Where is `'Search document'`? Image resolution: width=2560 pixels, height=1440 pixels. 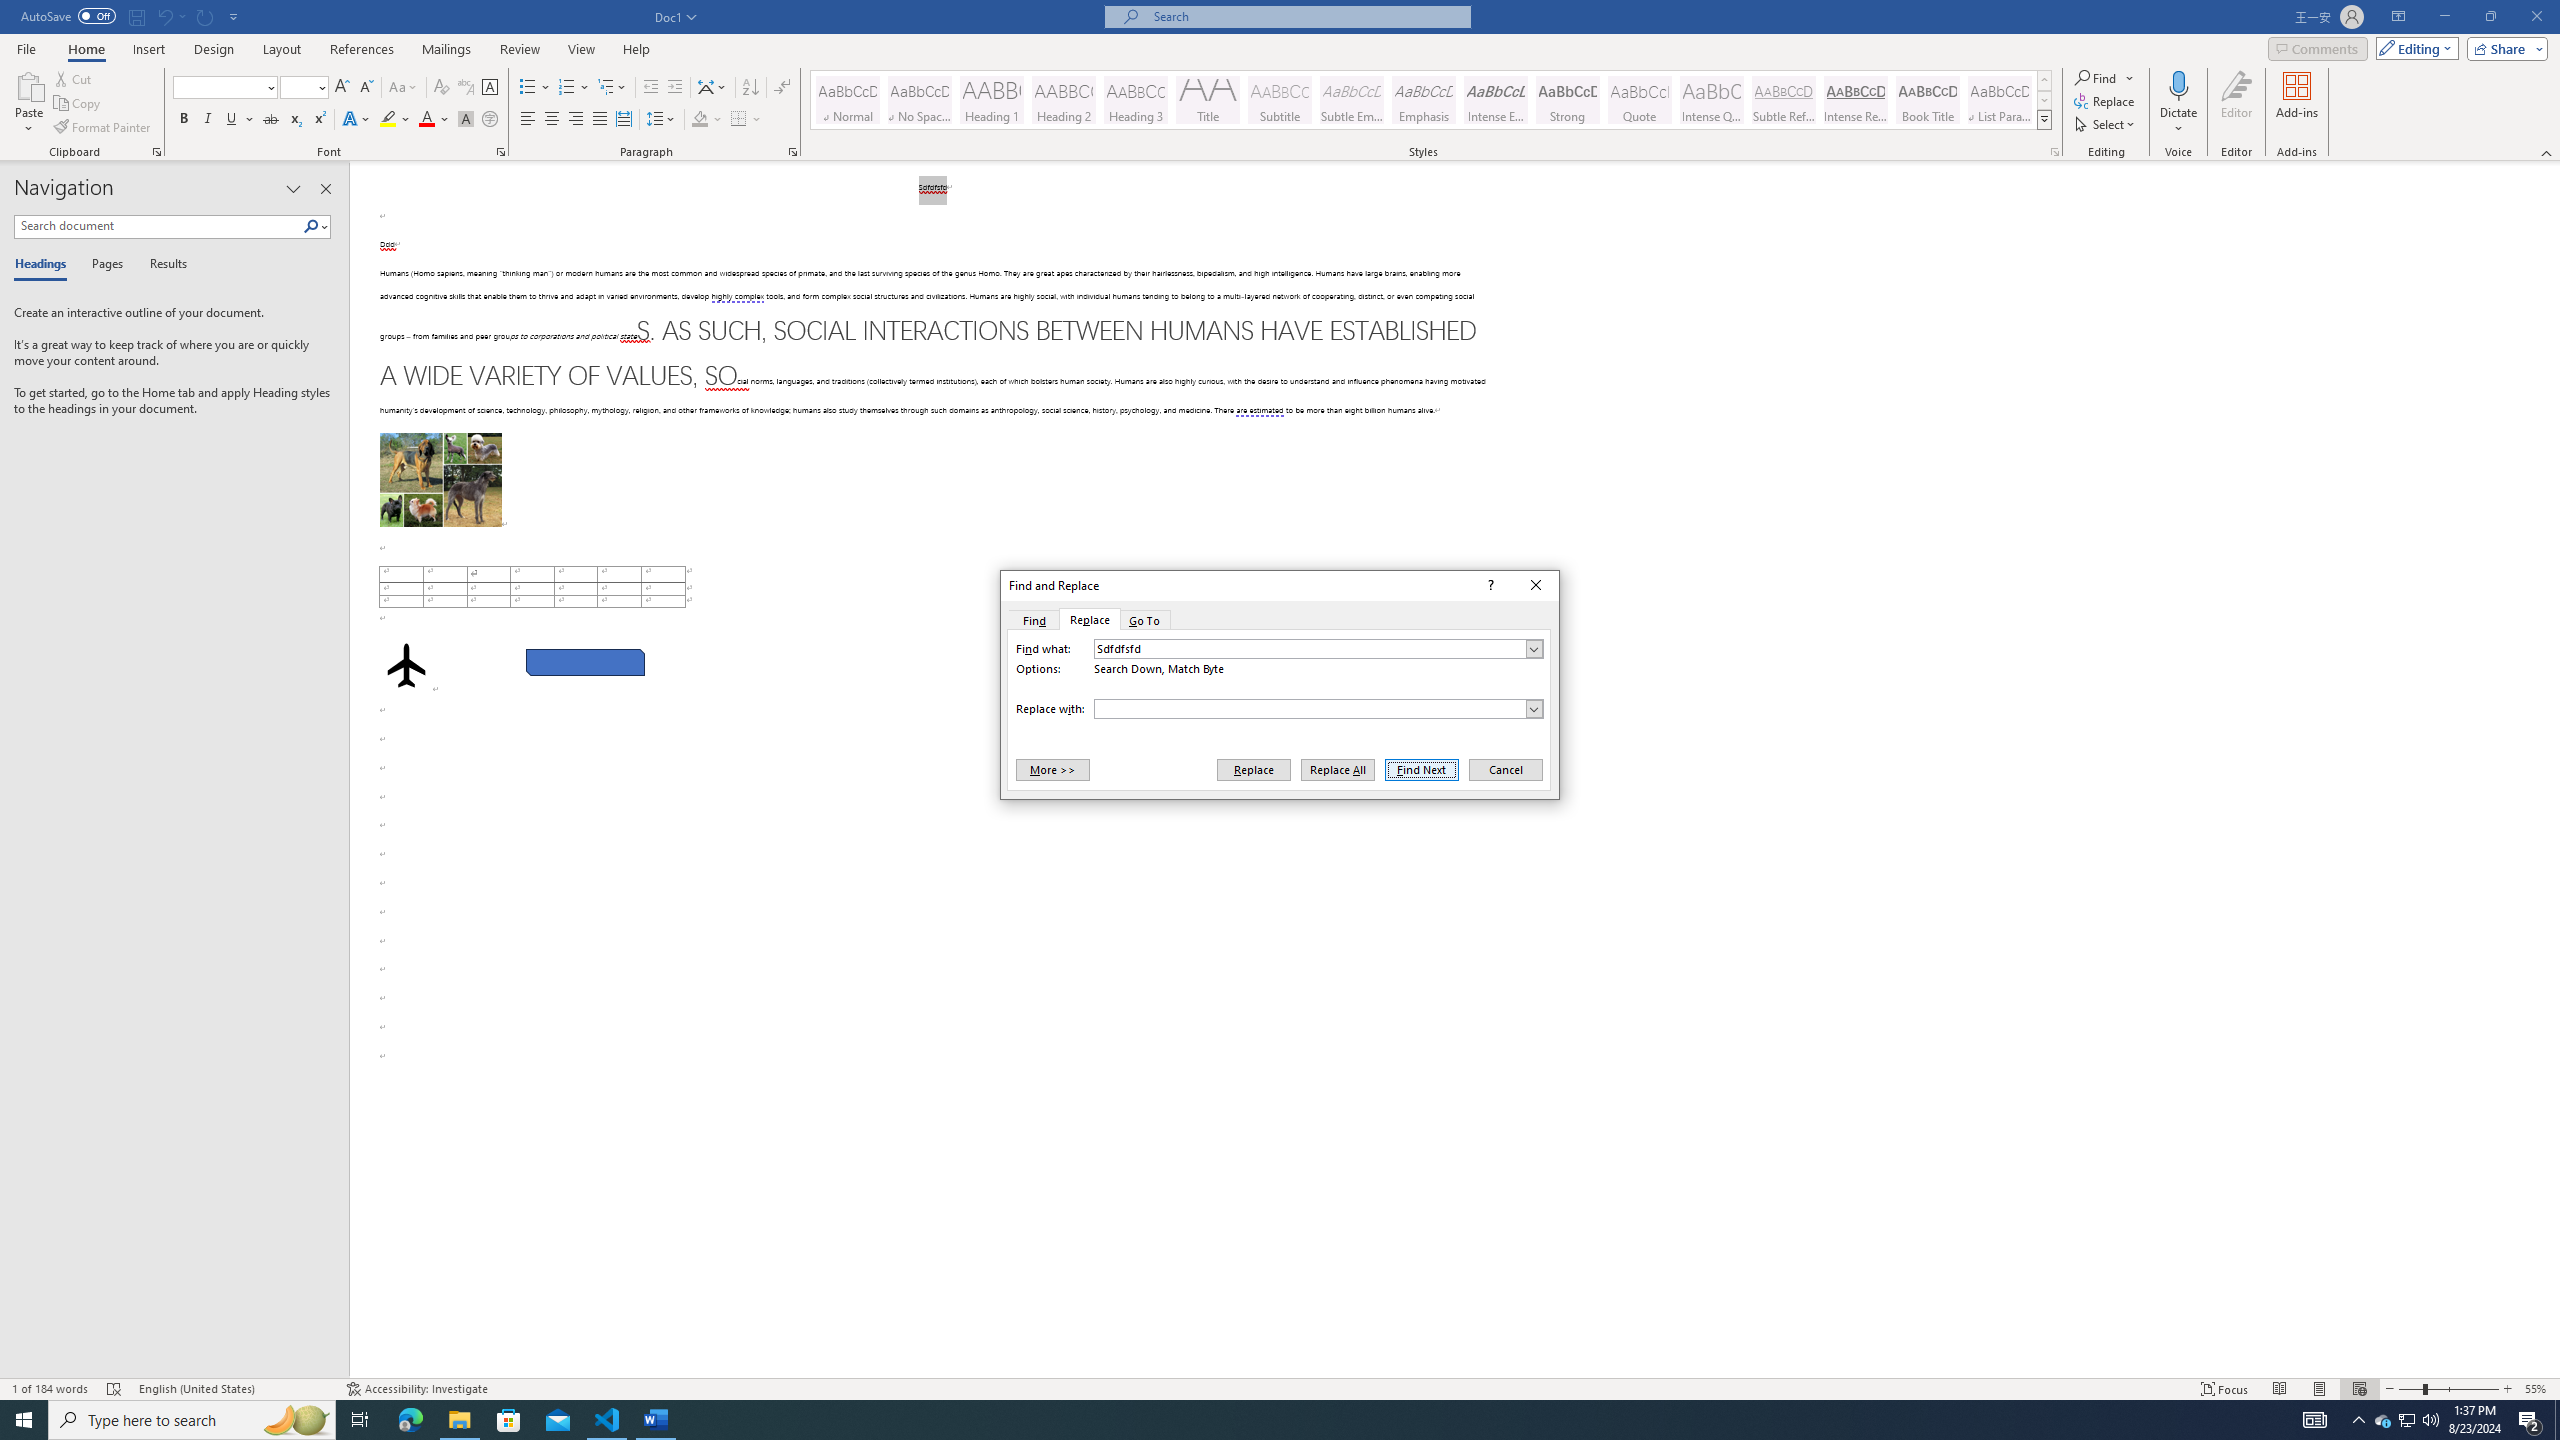
'Search document' is located at coordinates (158, 225).